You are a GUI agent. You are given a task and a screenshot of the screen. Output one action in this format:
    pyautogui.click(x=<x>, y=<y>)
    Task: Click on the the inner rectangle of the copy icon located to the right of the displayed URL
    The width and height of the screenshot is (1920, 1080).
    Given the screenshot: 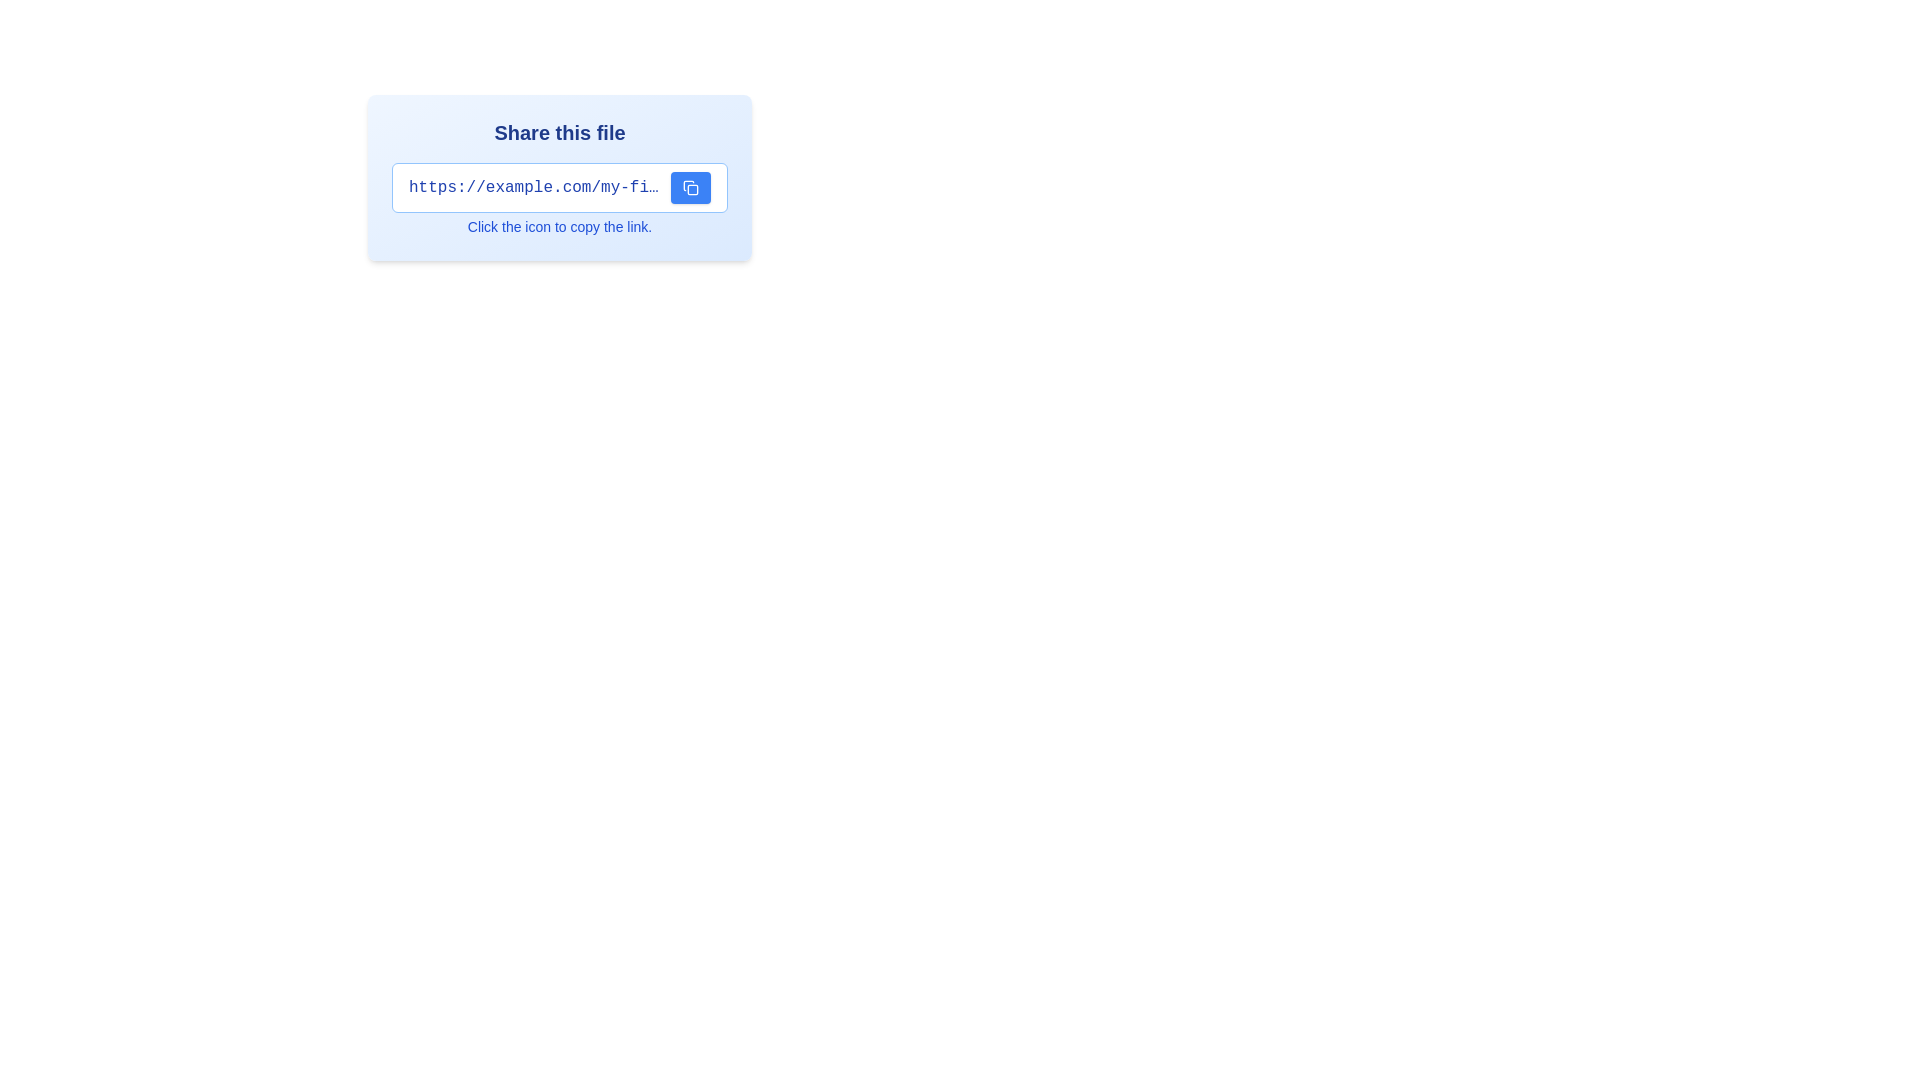 What is the action you would take?
    pyautogui.click(x=692, y=189)
    